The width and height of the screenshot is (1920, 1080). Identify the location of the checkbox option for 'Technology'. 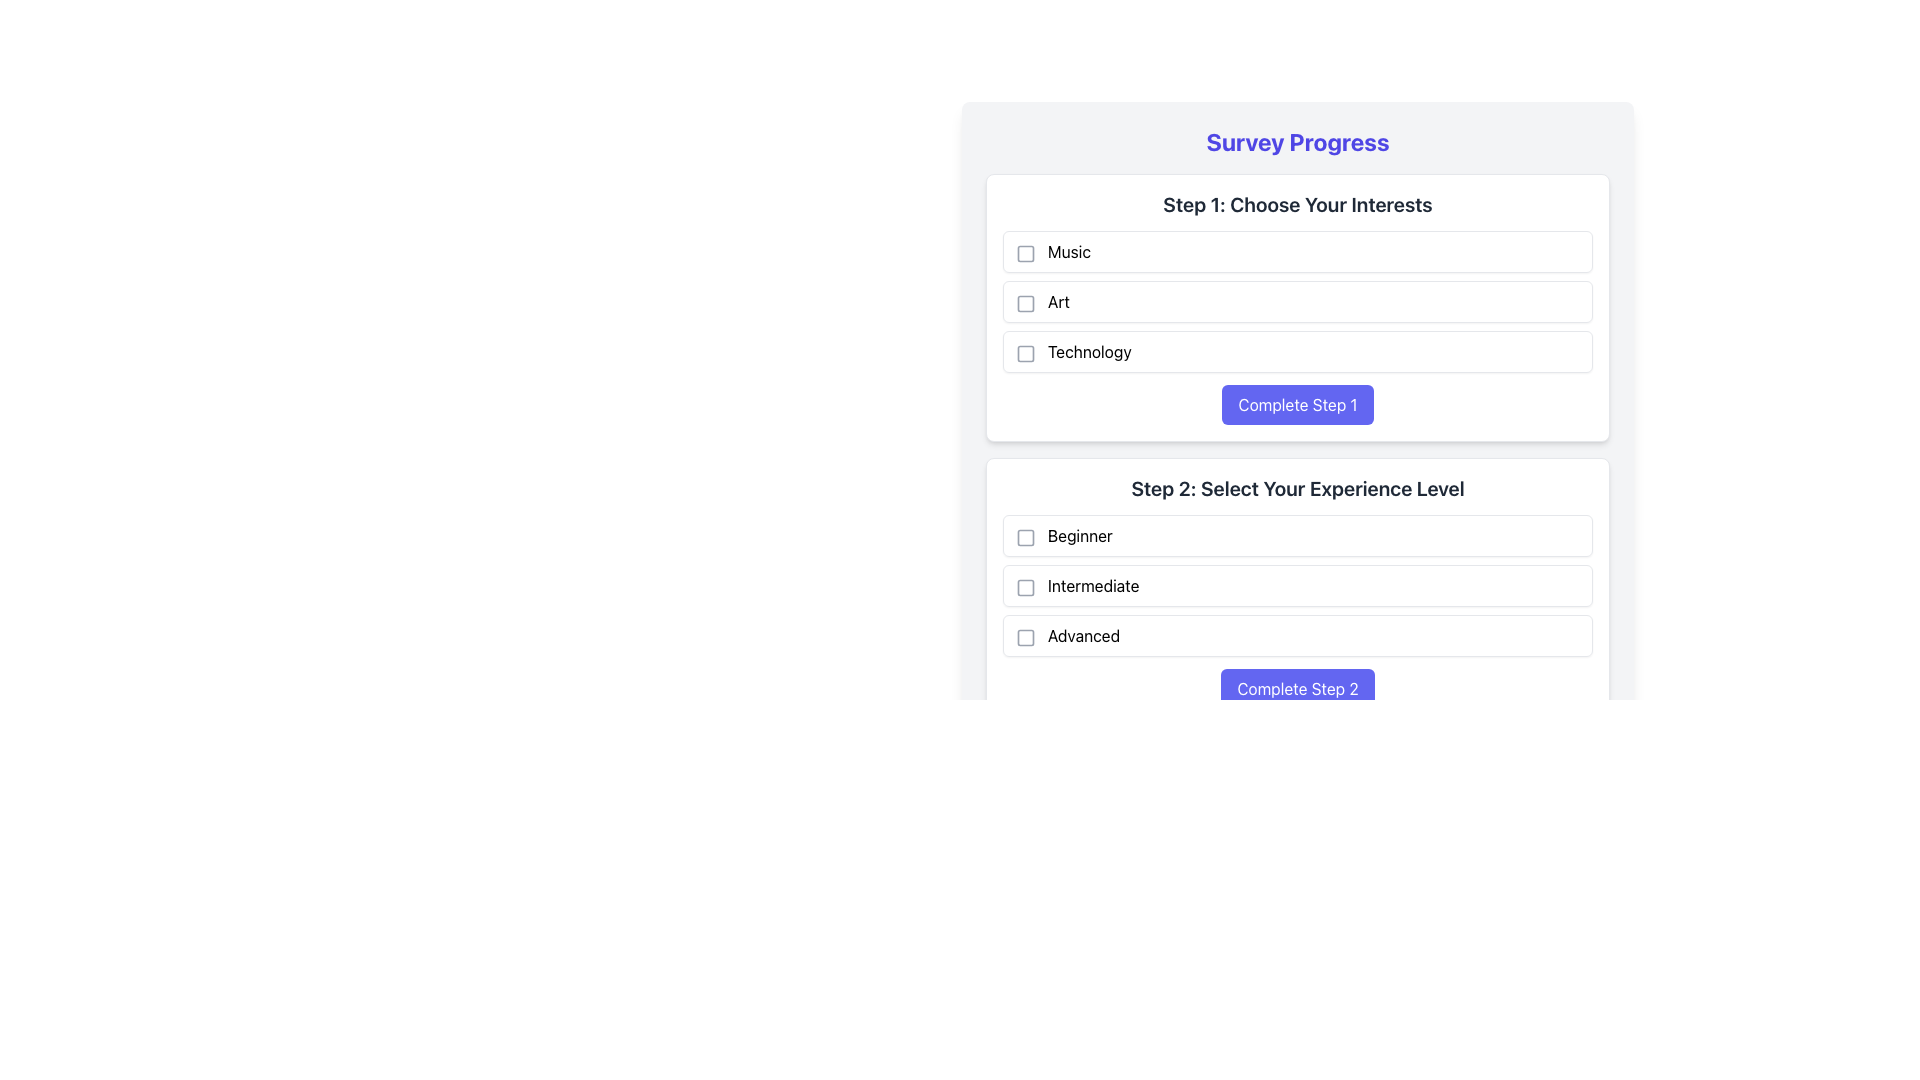
(1026, 352).